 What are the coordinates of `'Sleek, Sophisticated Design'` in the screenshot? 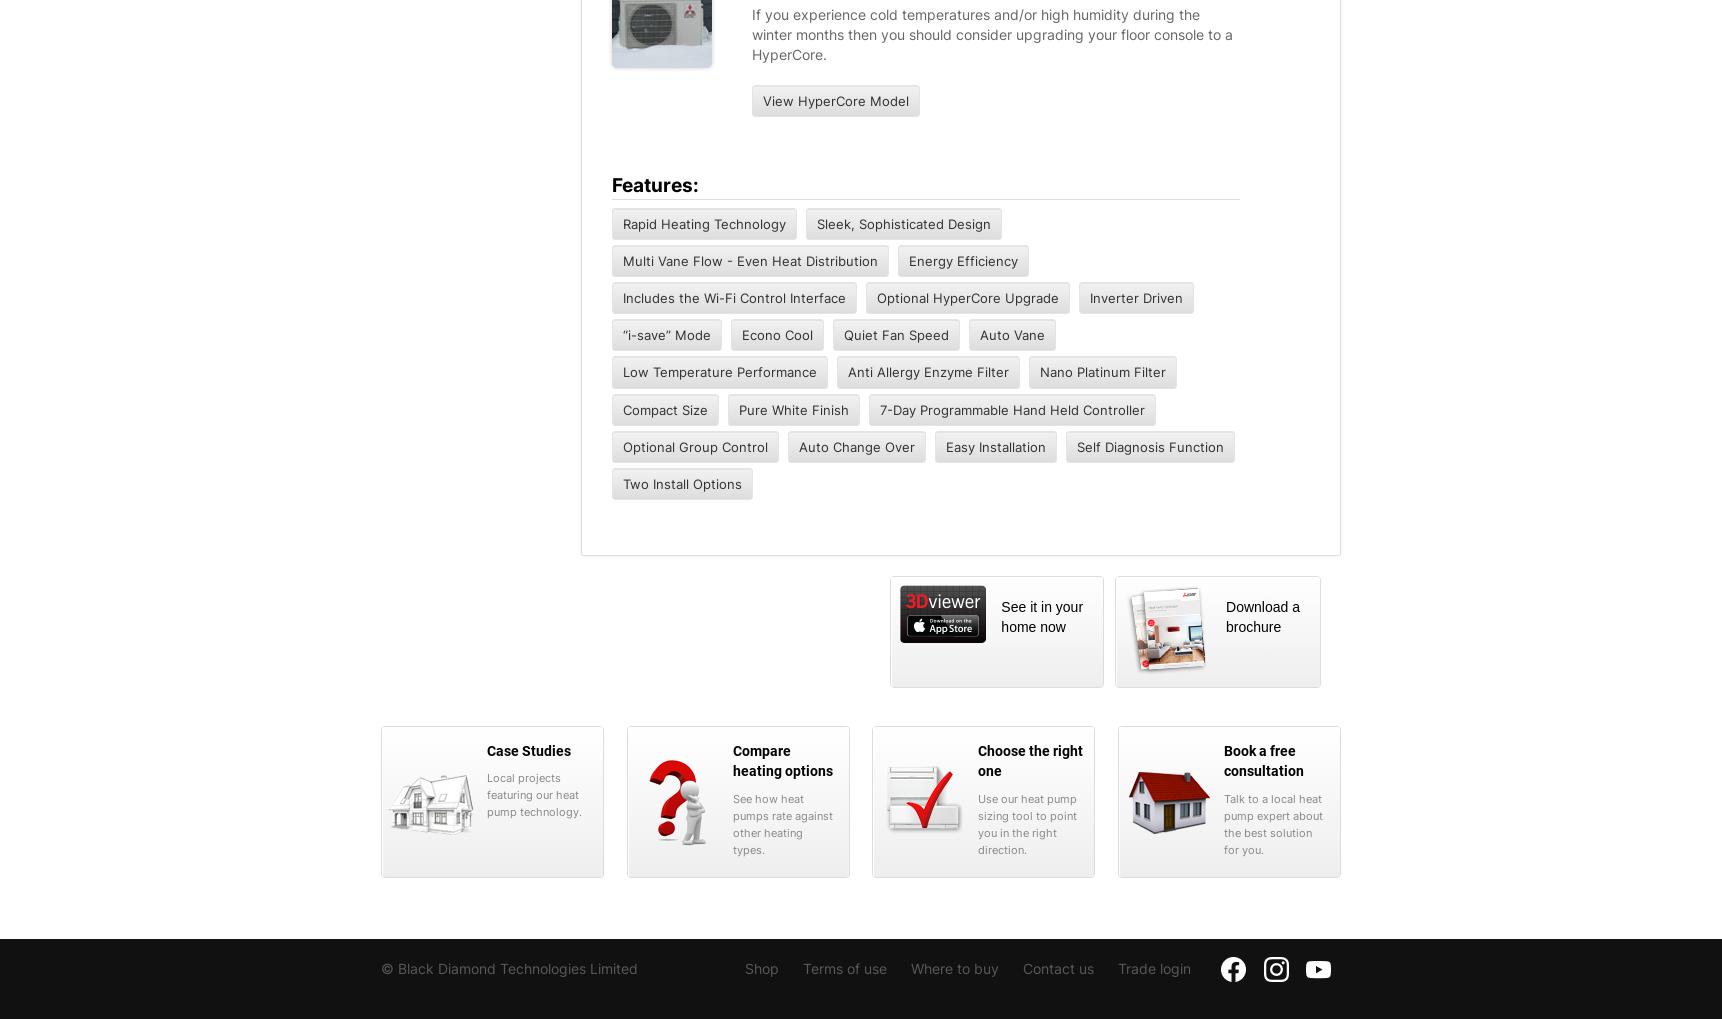 It's located at (904, 221).